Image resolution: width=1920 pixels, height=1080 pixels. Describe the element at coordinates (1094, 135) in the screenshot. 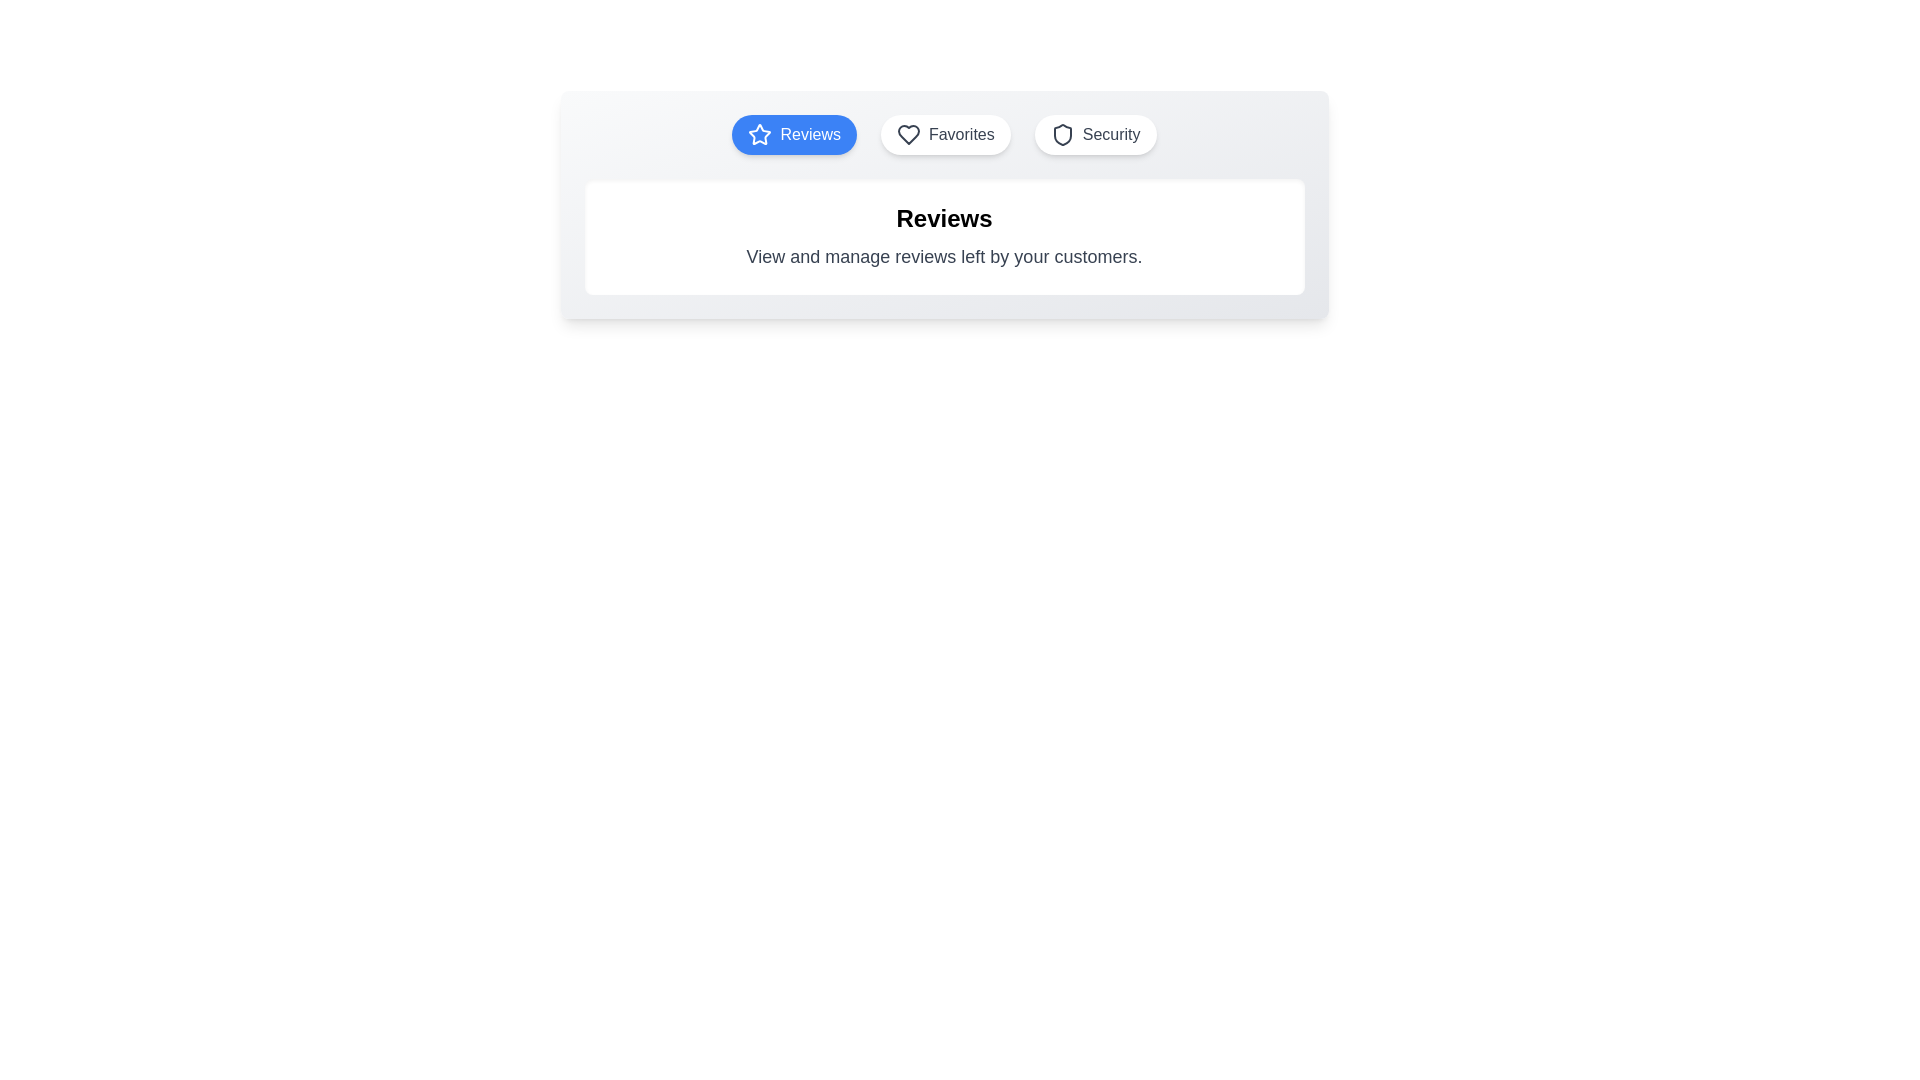

I see `the 'Security' tab to view its content` at that location.